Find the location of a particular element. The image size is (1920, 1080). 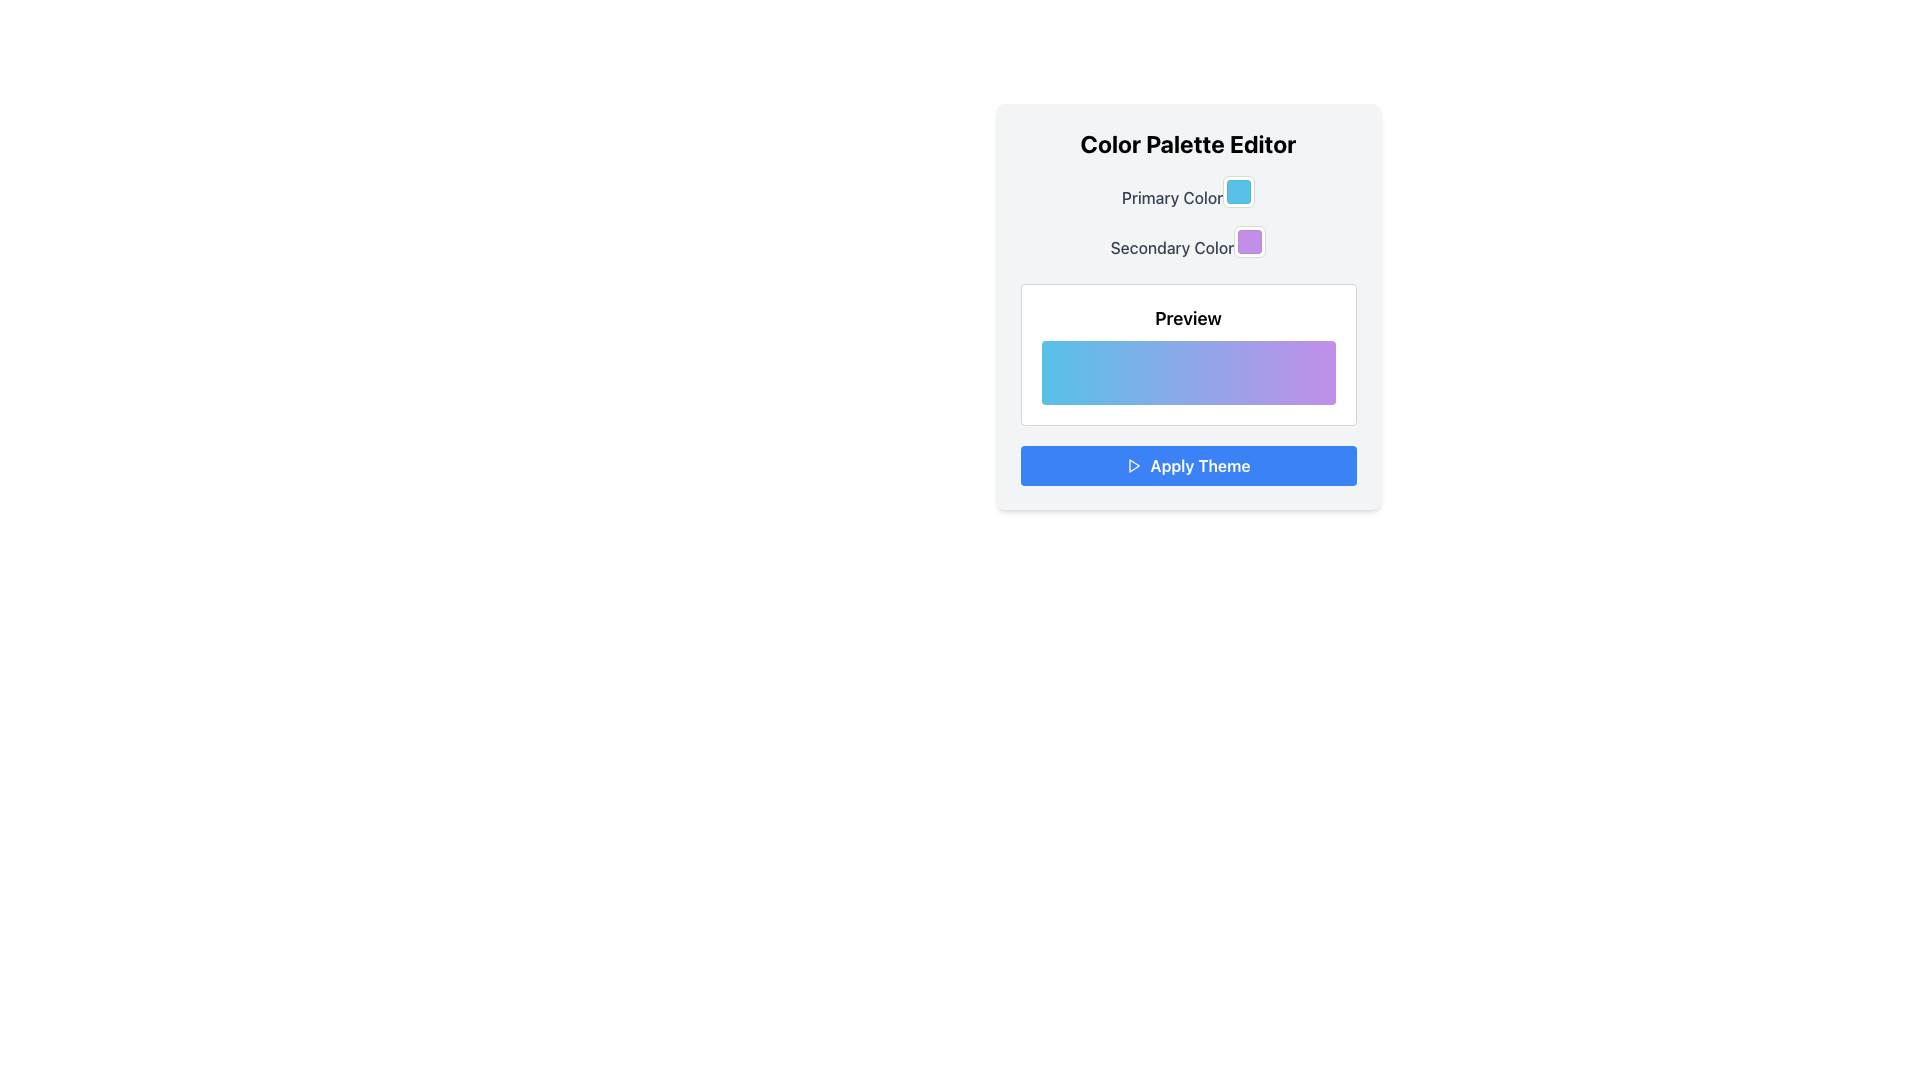

the Visual preview panel, a rectangular component with a gradient background transitioning from sky blue to lavender purple, located below the 'Preview' title is located at coordinates (1188, 373).